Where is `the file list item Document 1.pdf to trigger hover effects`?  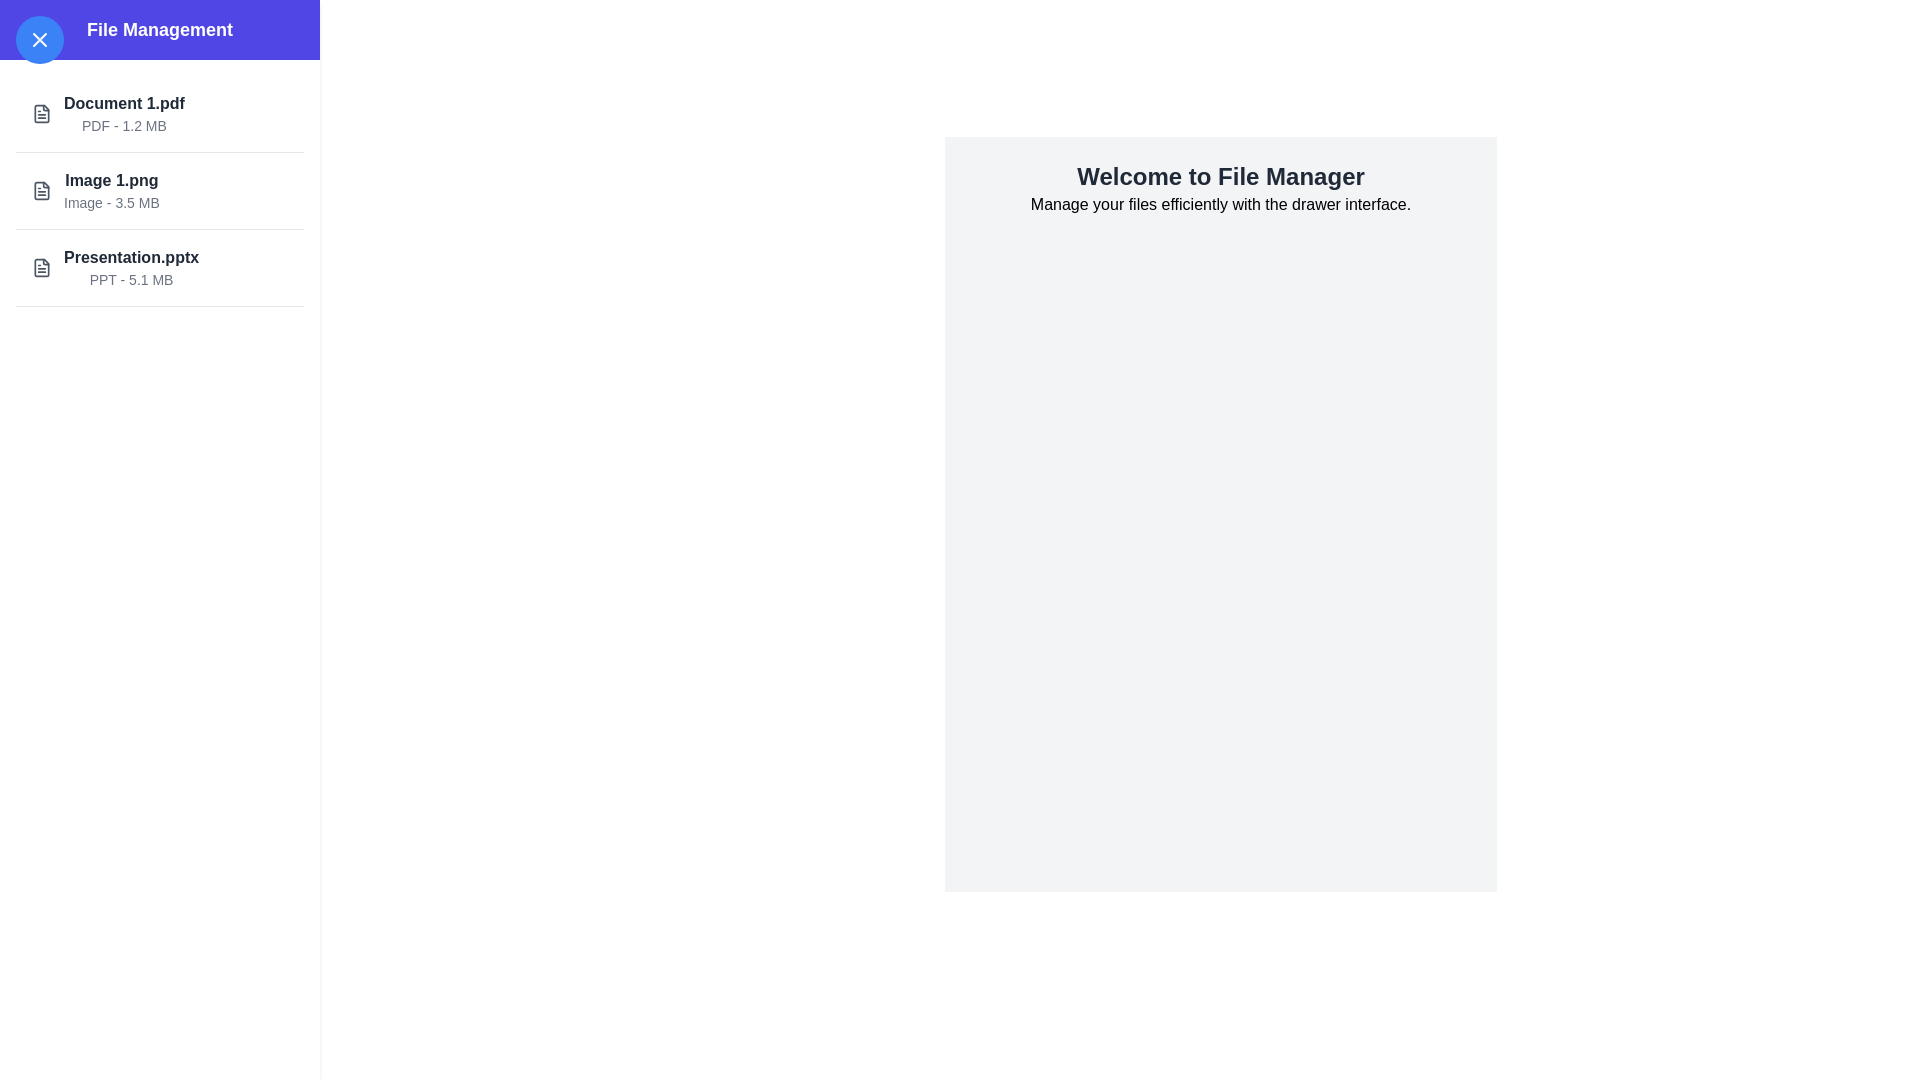
the file list item Document 1.pdf to trigger hover effects is located at coordinates (158, 114).